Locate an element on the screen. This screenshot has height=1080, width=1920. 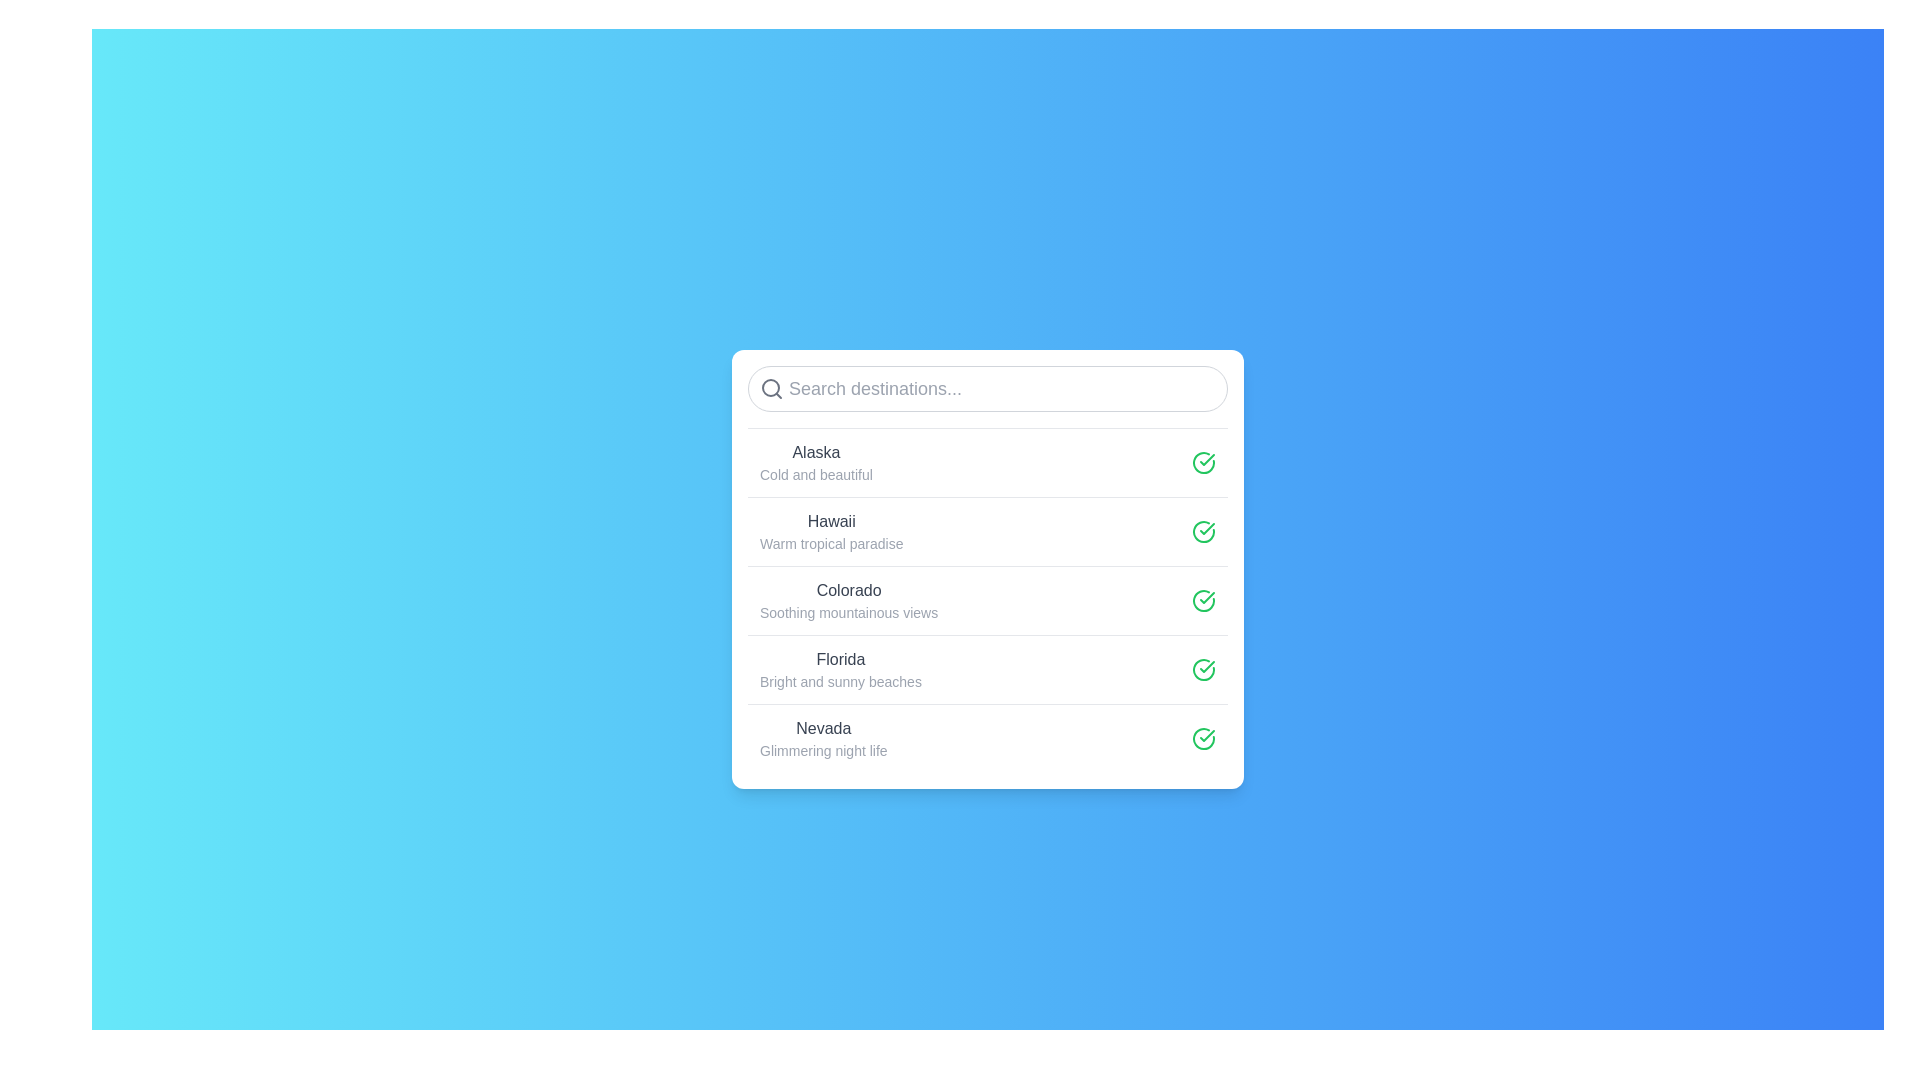
the circular lens of the magnifying glass icon located to the left of the 'Search destinations...' input field is located at coordinates (770, 387).